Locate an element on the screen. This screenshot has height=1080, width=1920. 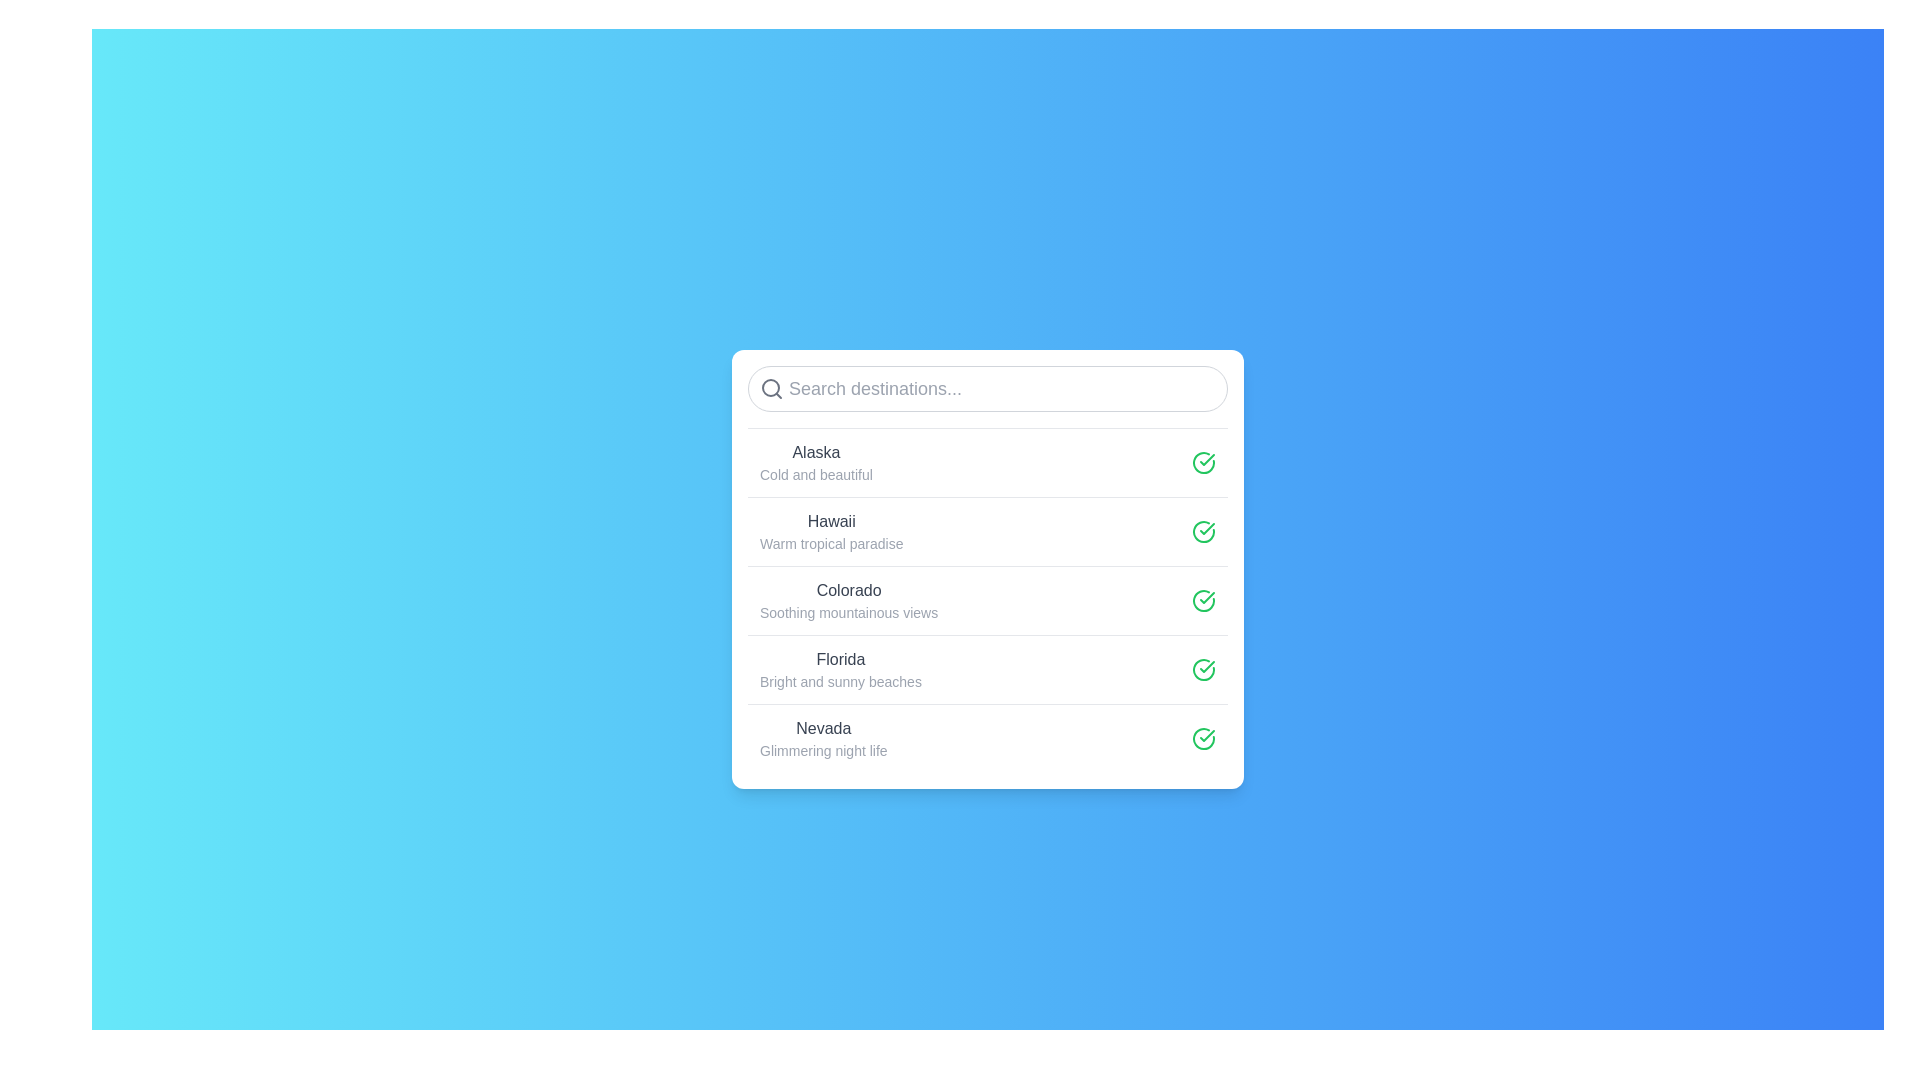
the circular lens of the magnifying glass icon located to the left of the 'Search destinations...' input field is located at coordinates (770, 387).